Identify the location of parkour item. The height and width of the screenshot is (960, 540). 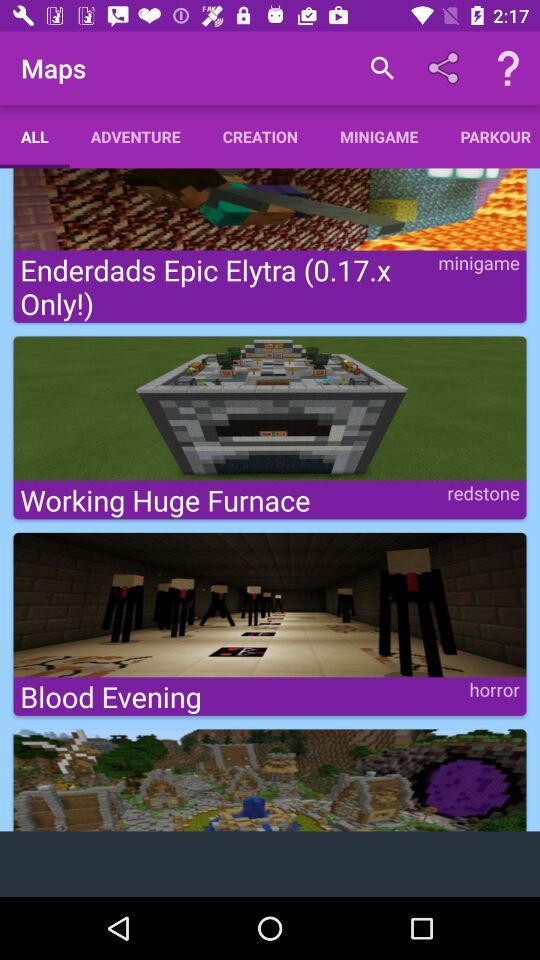
(488, 135).